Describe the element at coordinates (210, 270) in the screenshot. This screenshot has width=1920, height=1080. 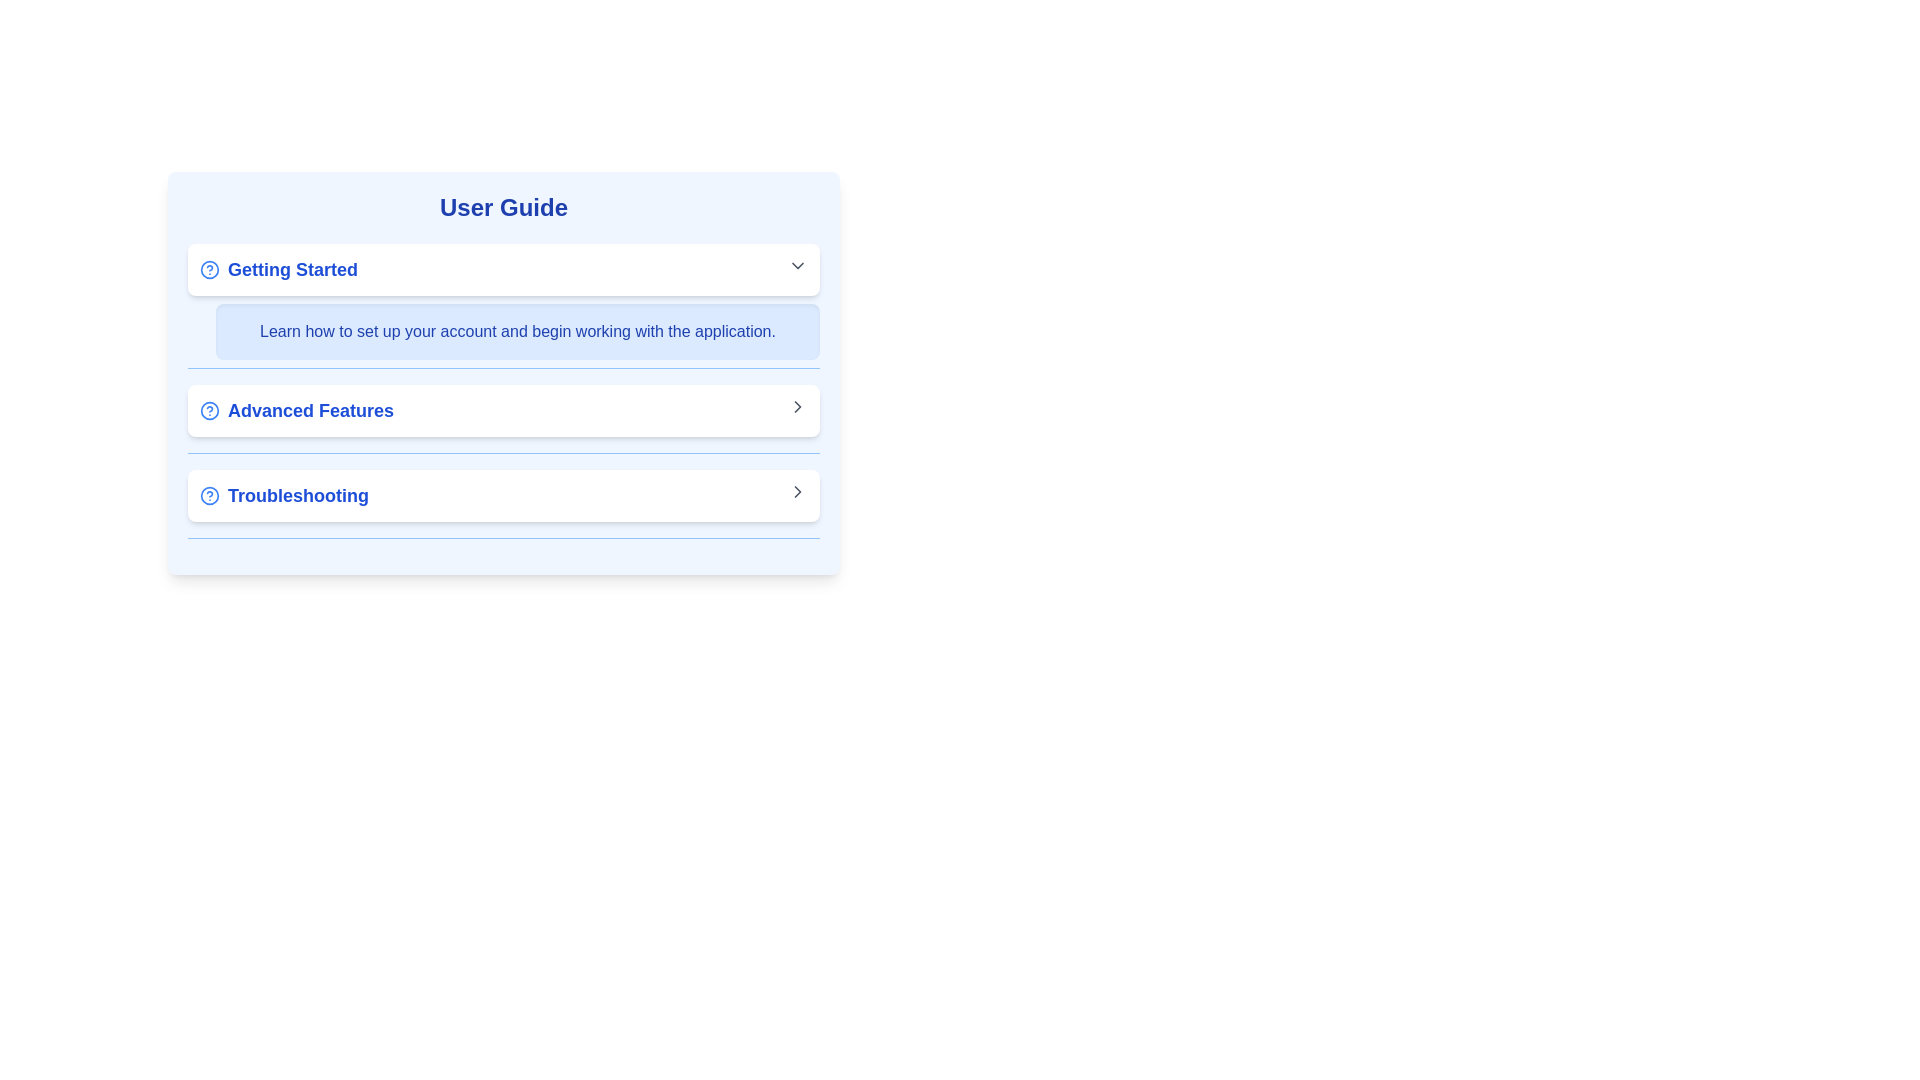
I see `the small circular help icon with a blue outline located to the left of the 'Getting Started' header in the user guide section` at that location.